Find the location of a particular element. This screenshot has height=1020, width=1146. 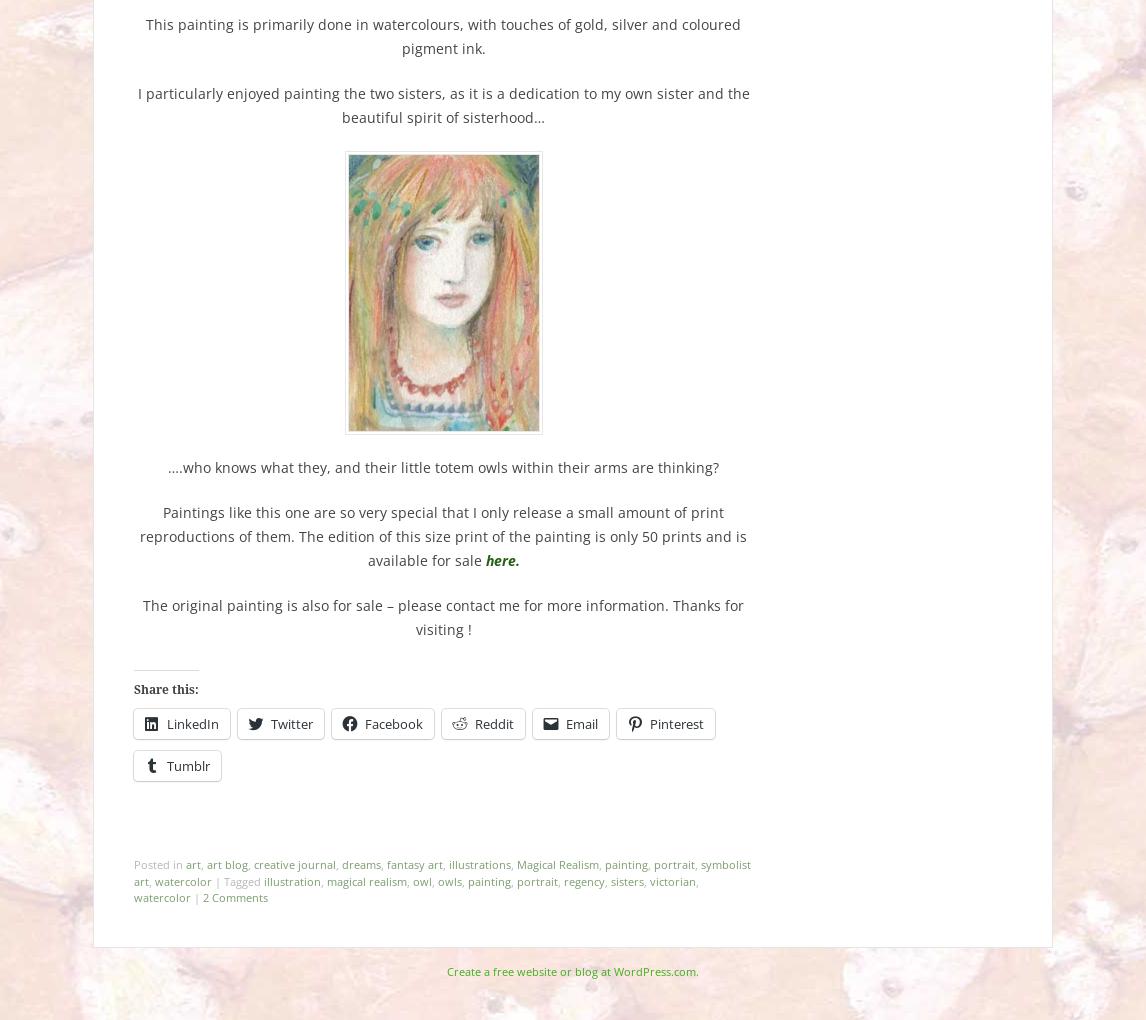

'Pinterest' is located at coordinates (677, 722).